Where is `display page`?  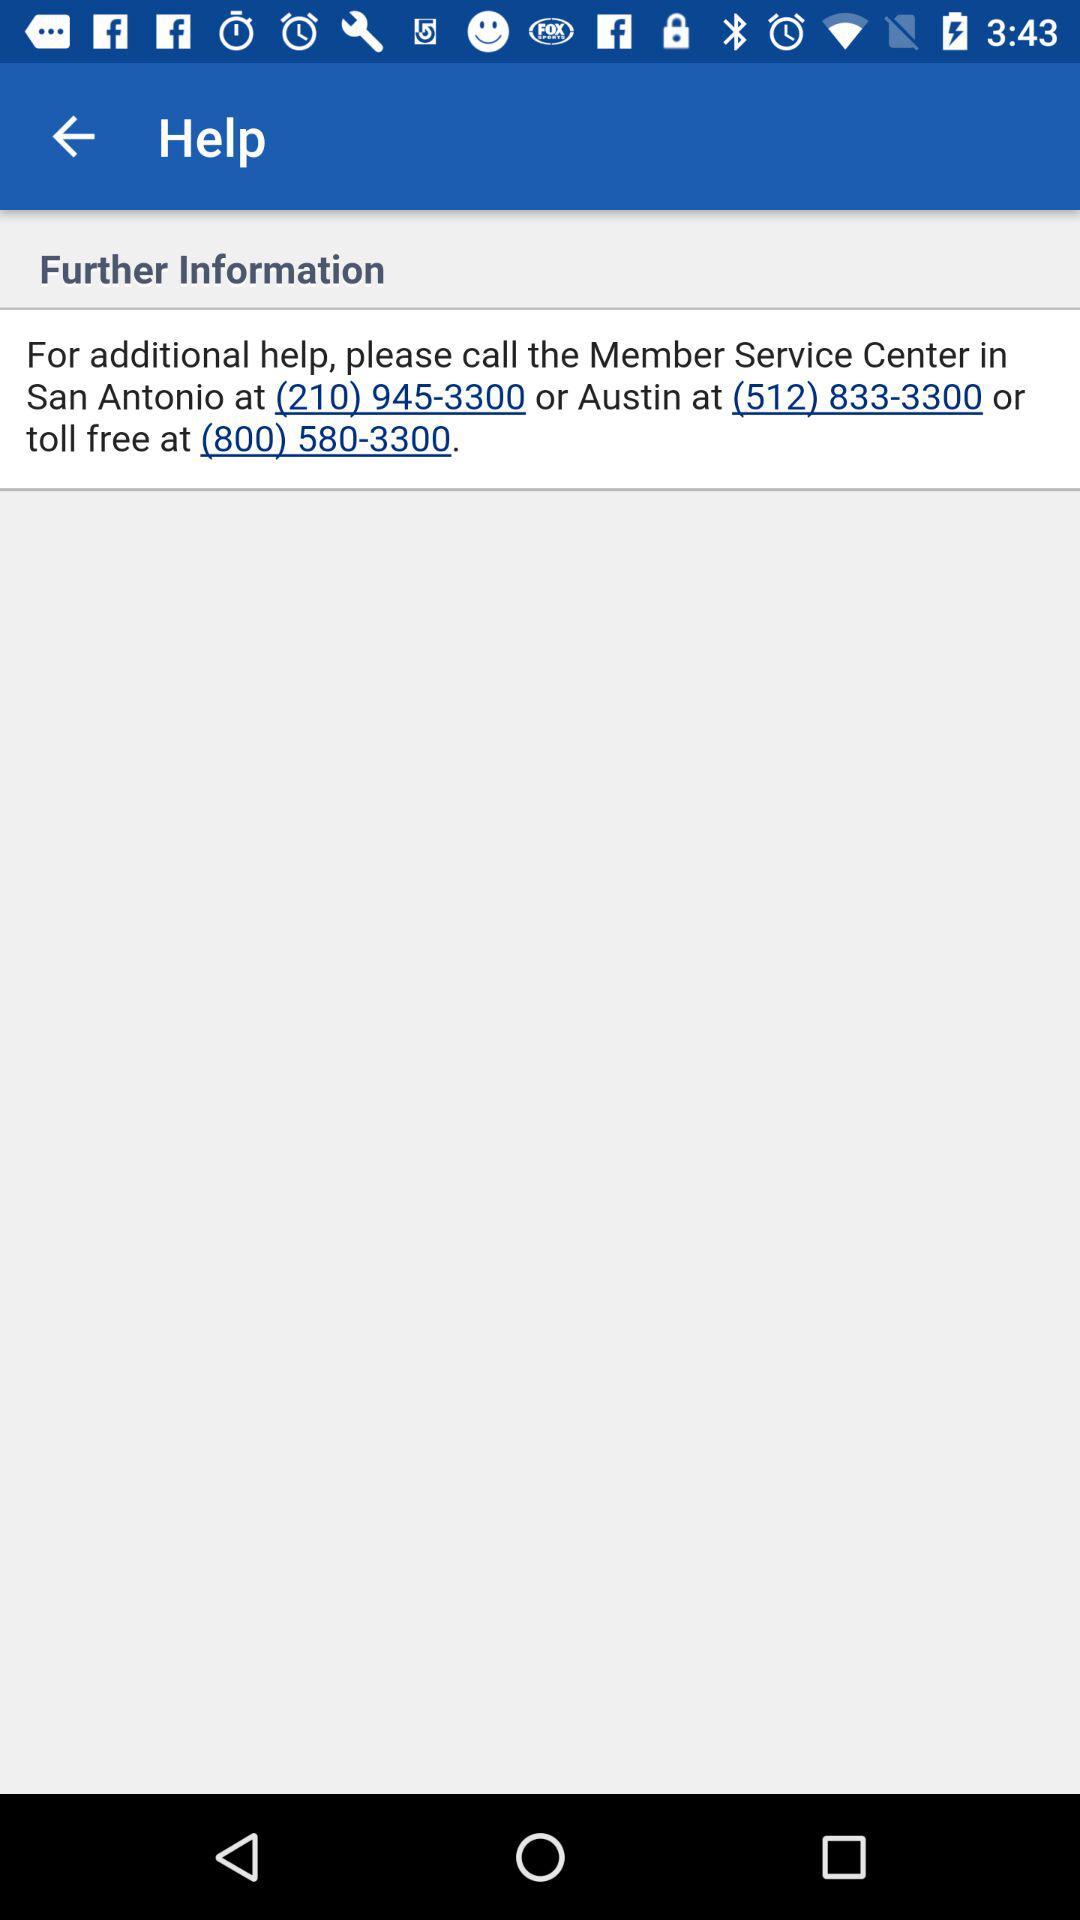
display page is located at coordinates (540, 1002).